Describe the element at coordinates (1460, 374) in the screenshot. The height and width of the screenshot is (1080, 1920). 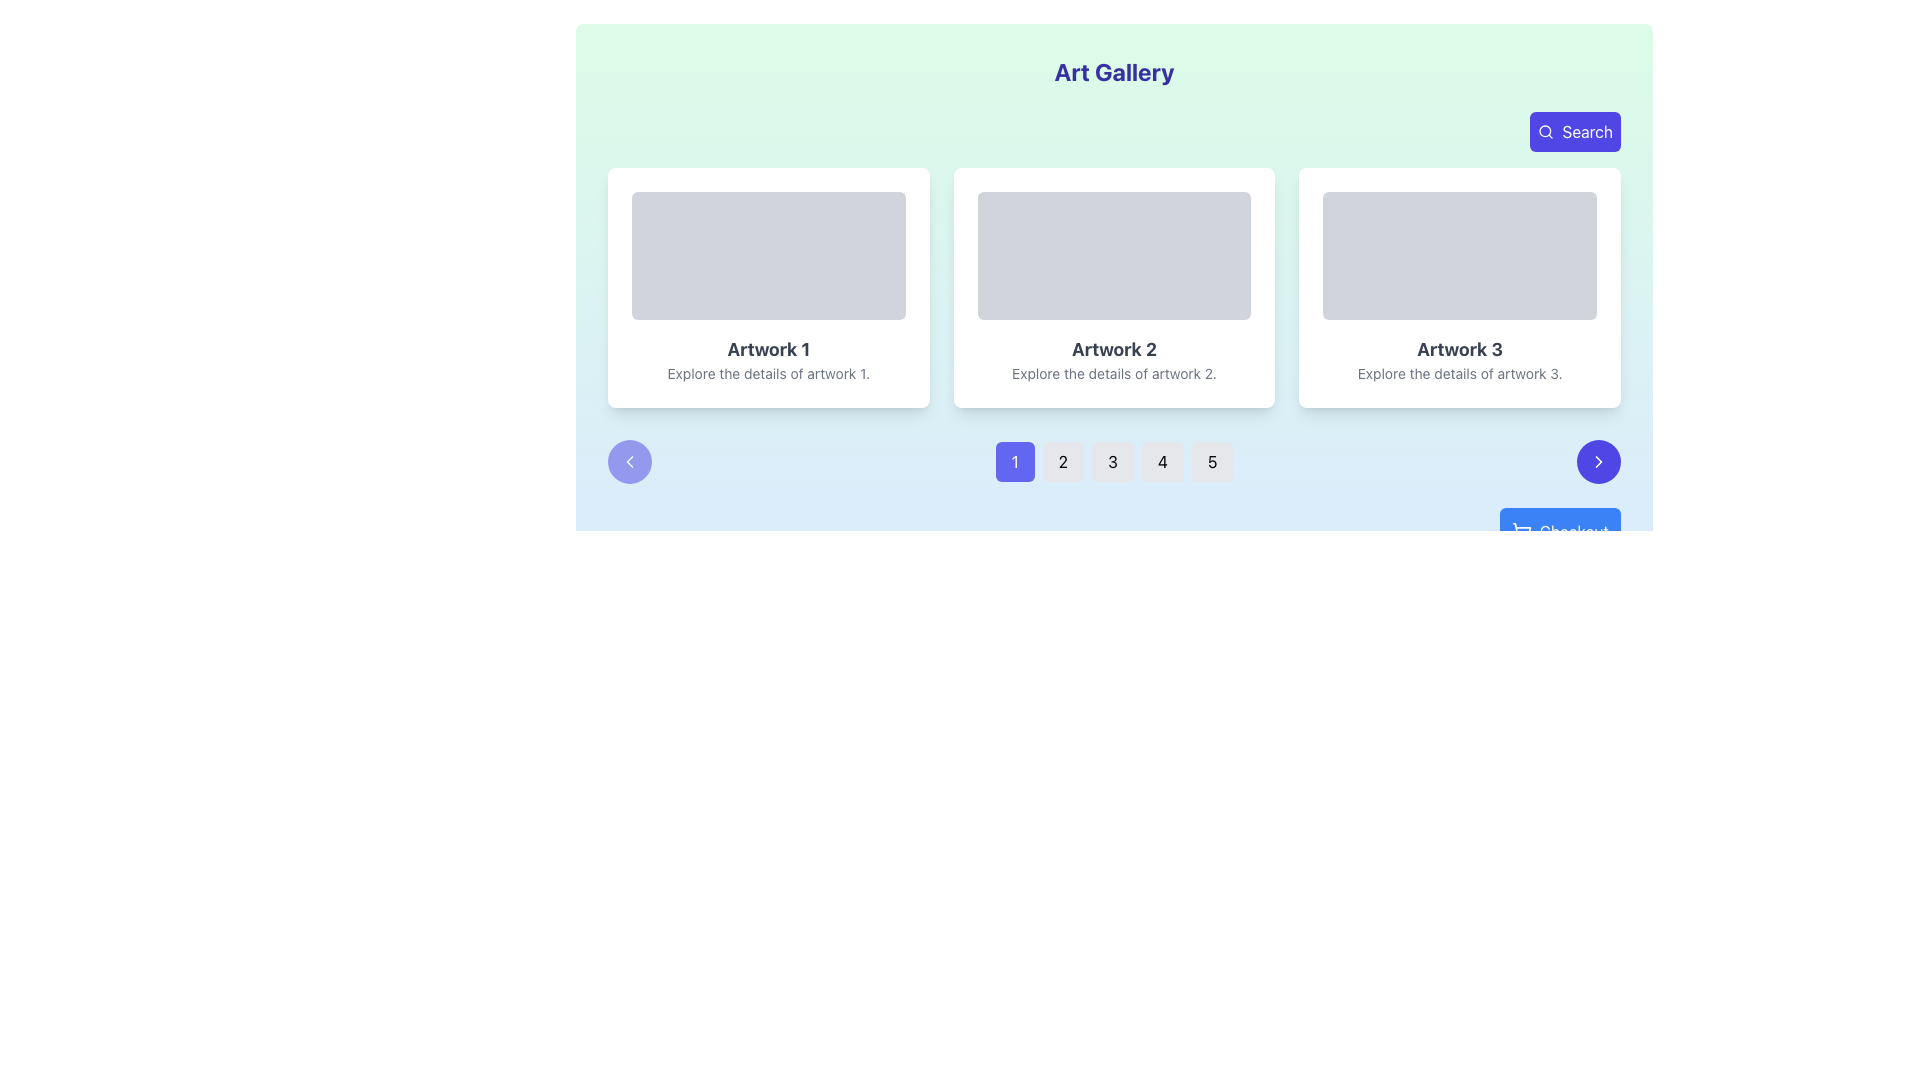
I see `the non-interactive text element providing a description related to 'Artwork 3', located at the bottom of the rightmost card` at that location.